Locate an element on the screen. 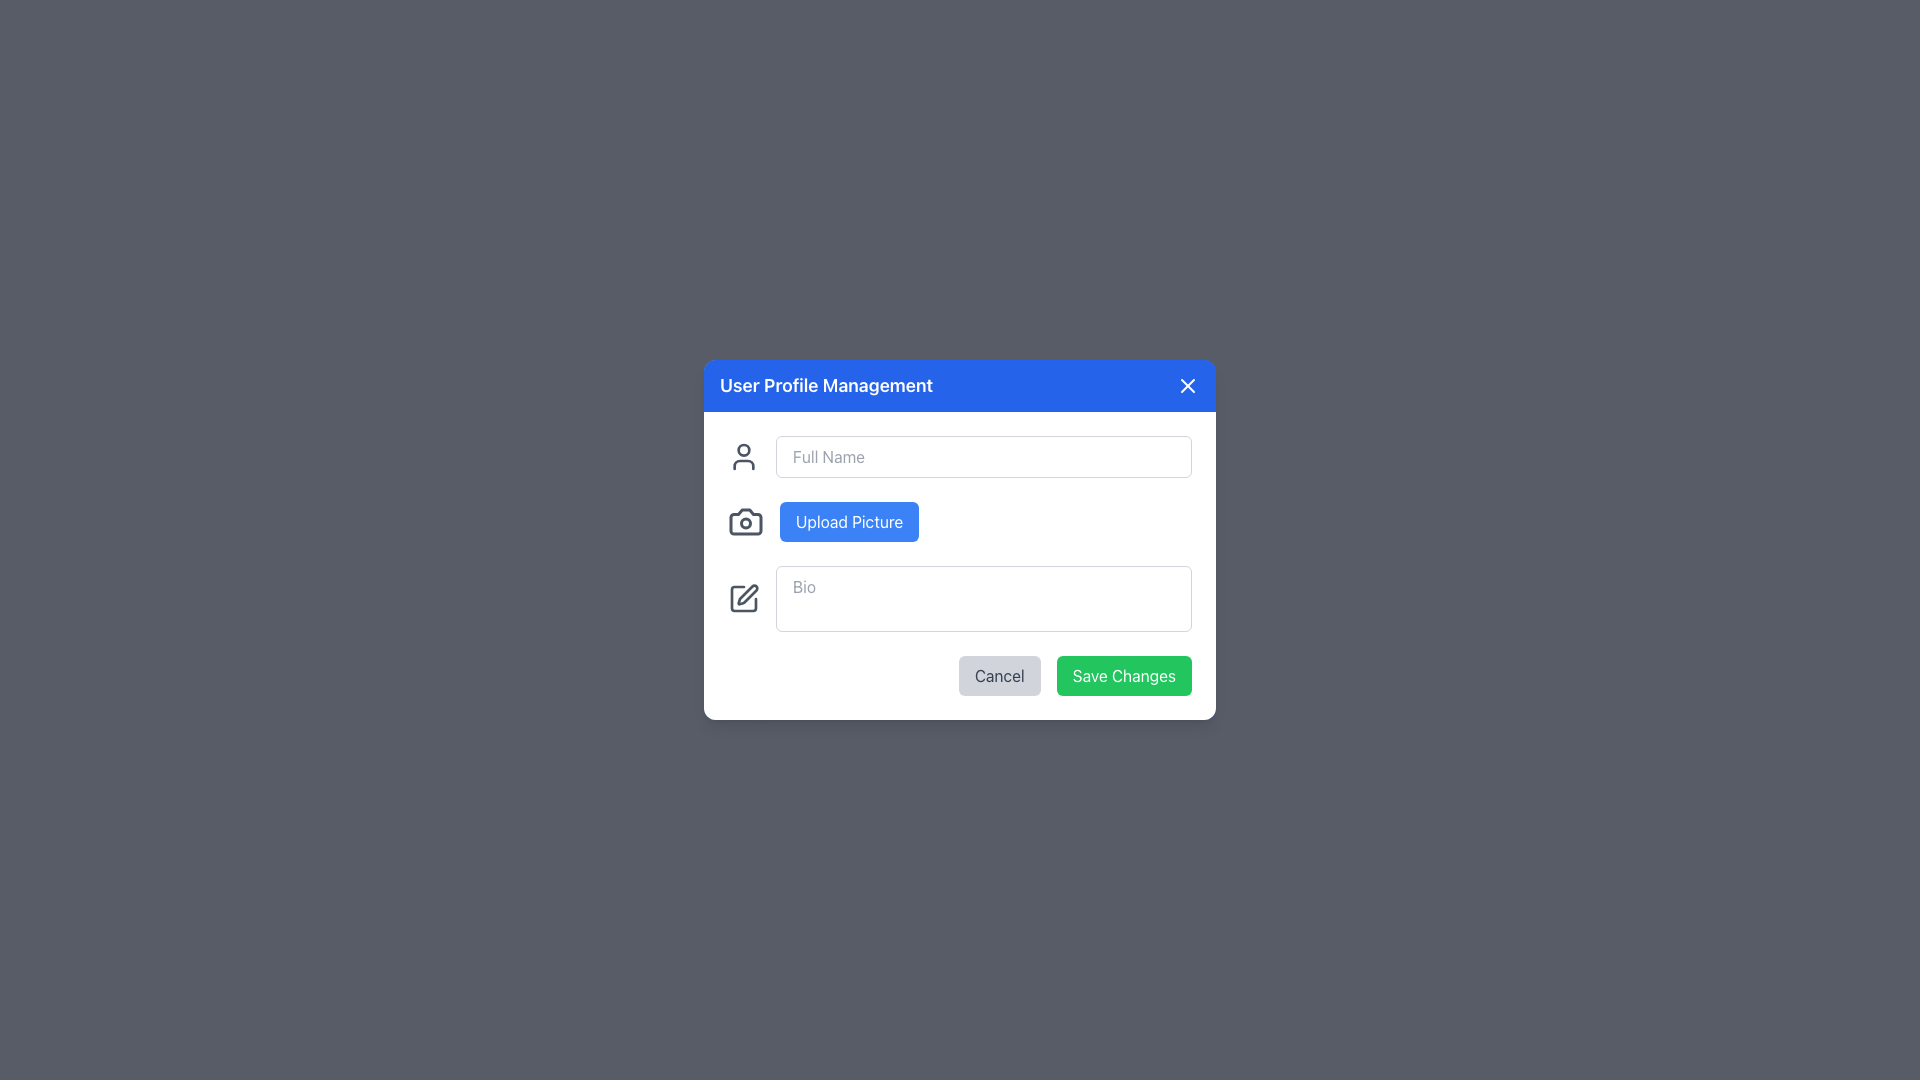 The width and height of the screenshot is (1920, 1080). the user icon, which is represented by a dark gray circular head and torso design, located at the left-most position before the 'Full Name' text input field in the user profile management dialog is located at coordinates (743, 456).